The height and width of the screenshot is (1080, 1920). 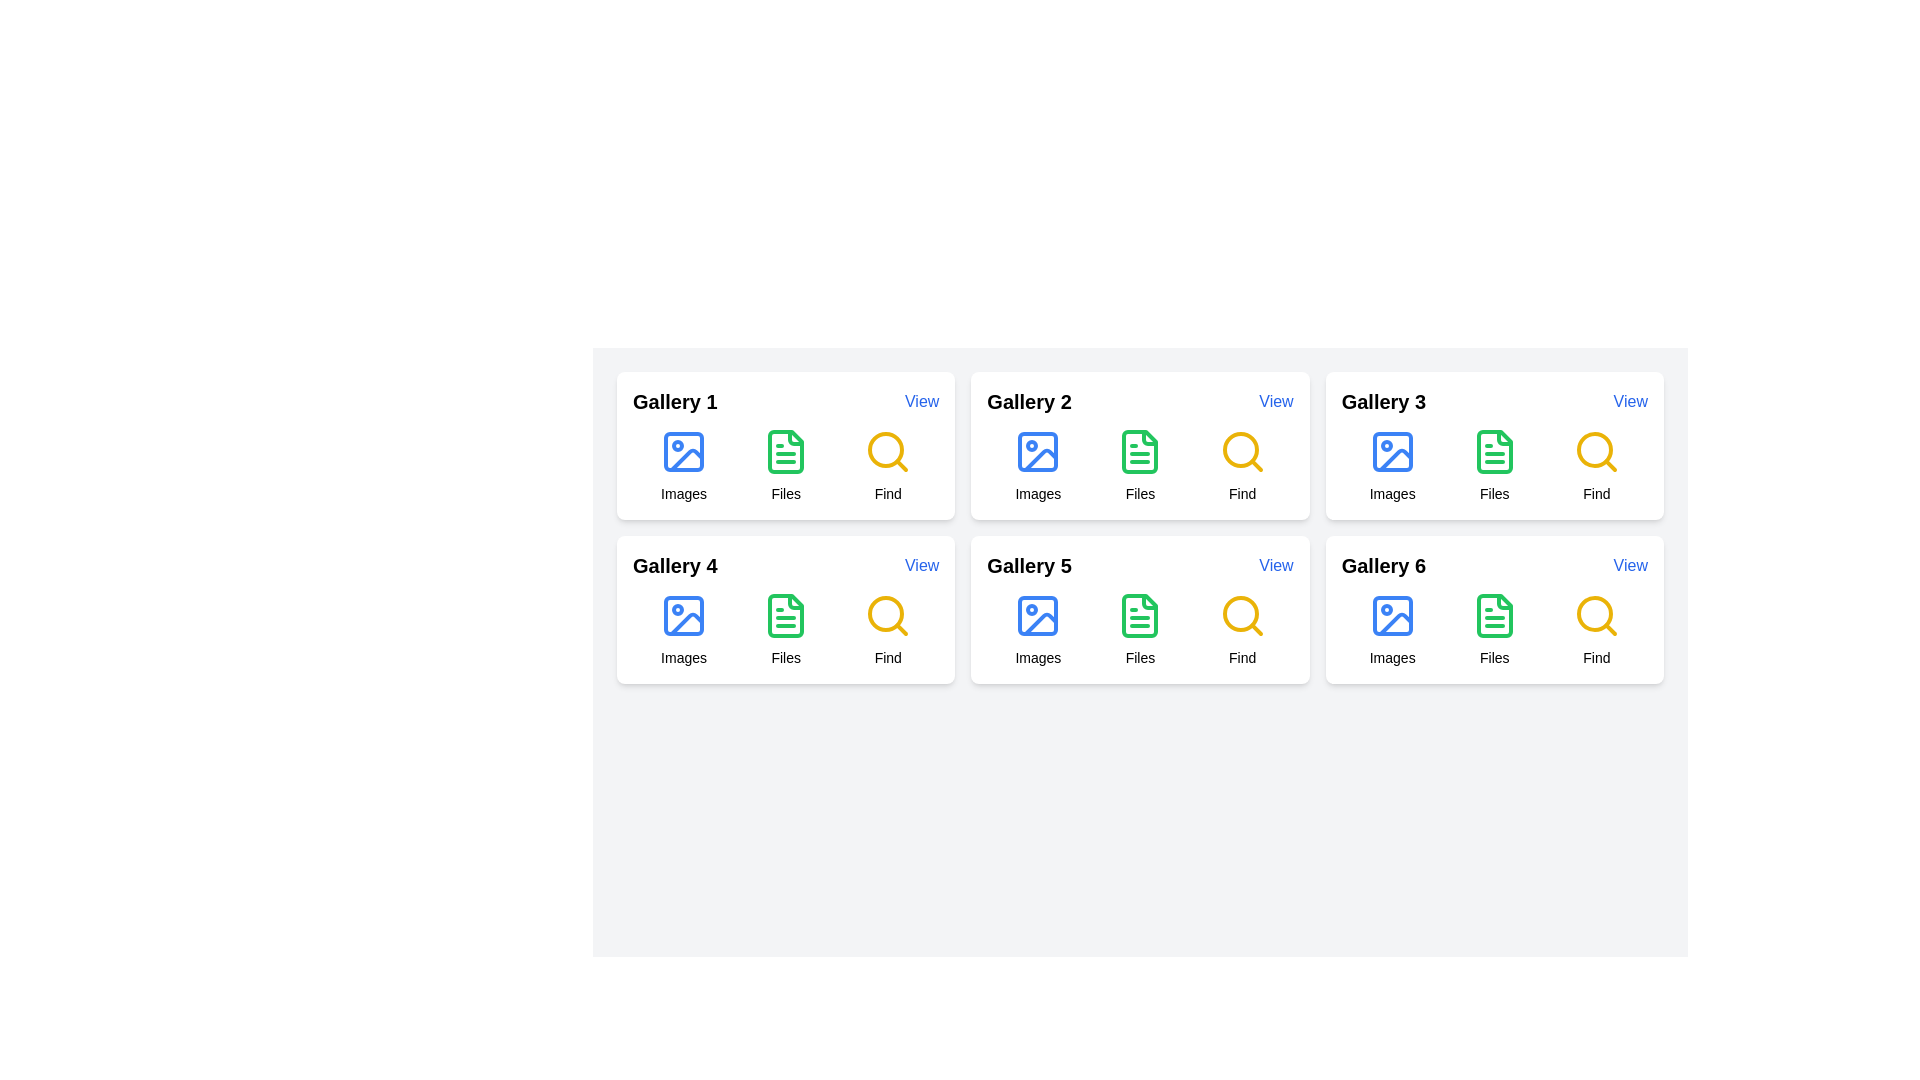 I want to click on the green file icon with the text 'Files' beneath it, which is the second item, so click(x=1140, y=628).